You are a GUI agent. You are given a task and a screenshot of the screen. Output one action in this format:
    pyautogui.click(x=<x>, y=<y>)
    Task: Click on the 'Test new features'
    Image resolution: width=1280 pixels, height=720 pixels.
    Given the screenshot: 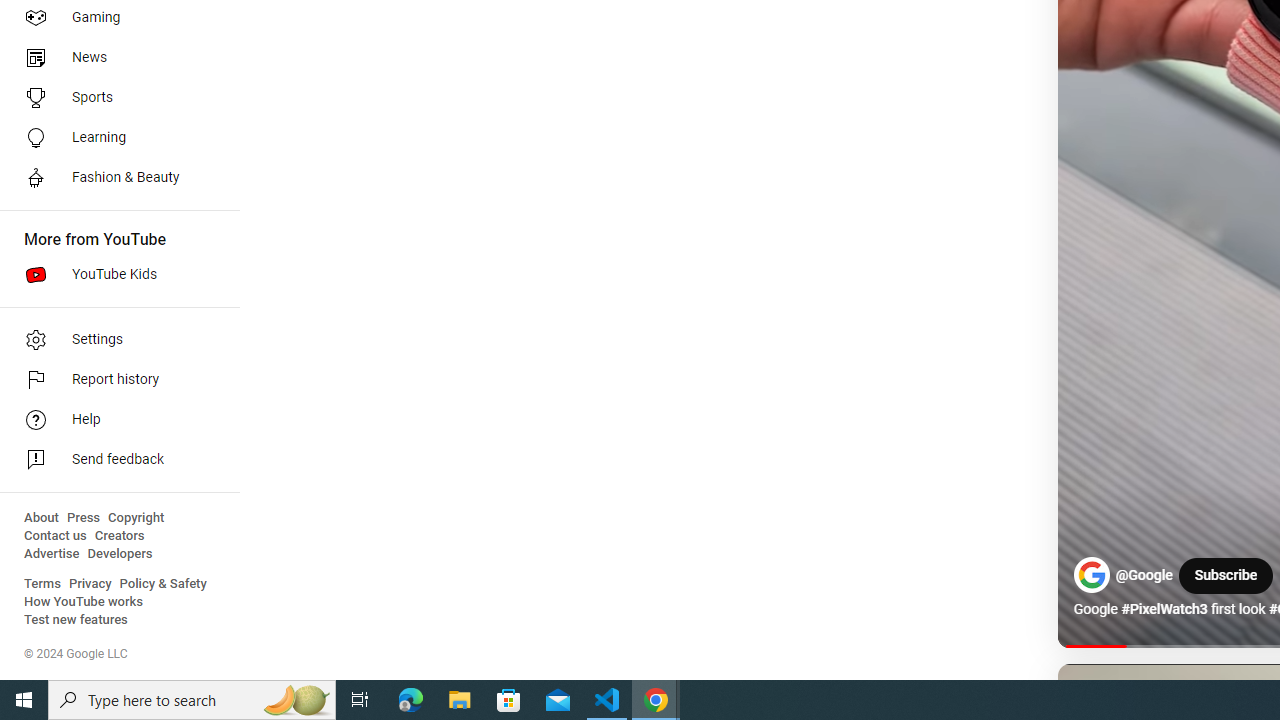 What is the action you would take?
    pyautogui.click(x=76, y=619)
    